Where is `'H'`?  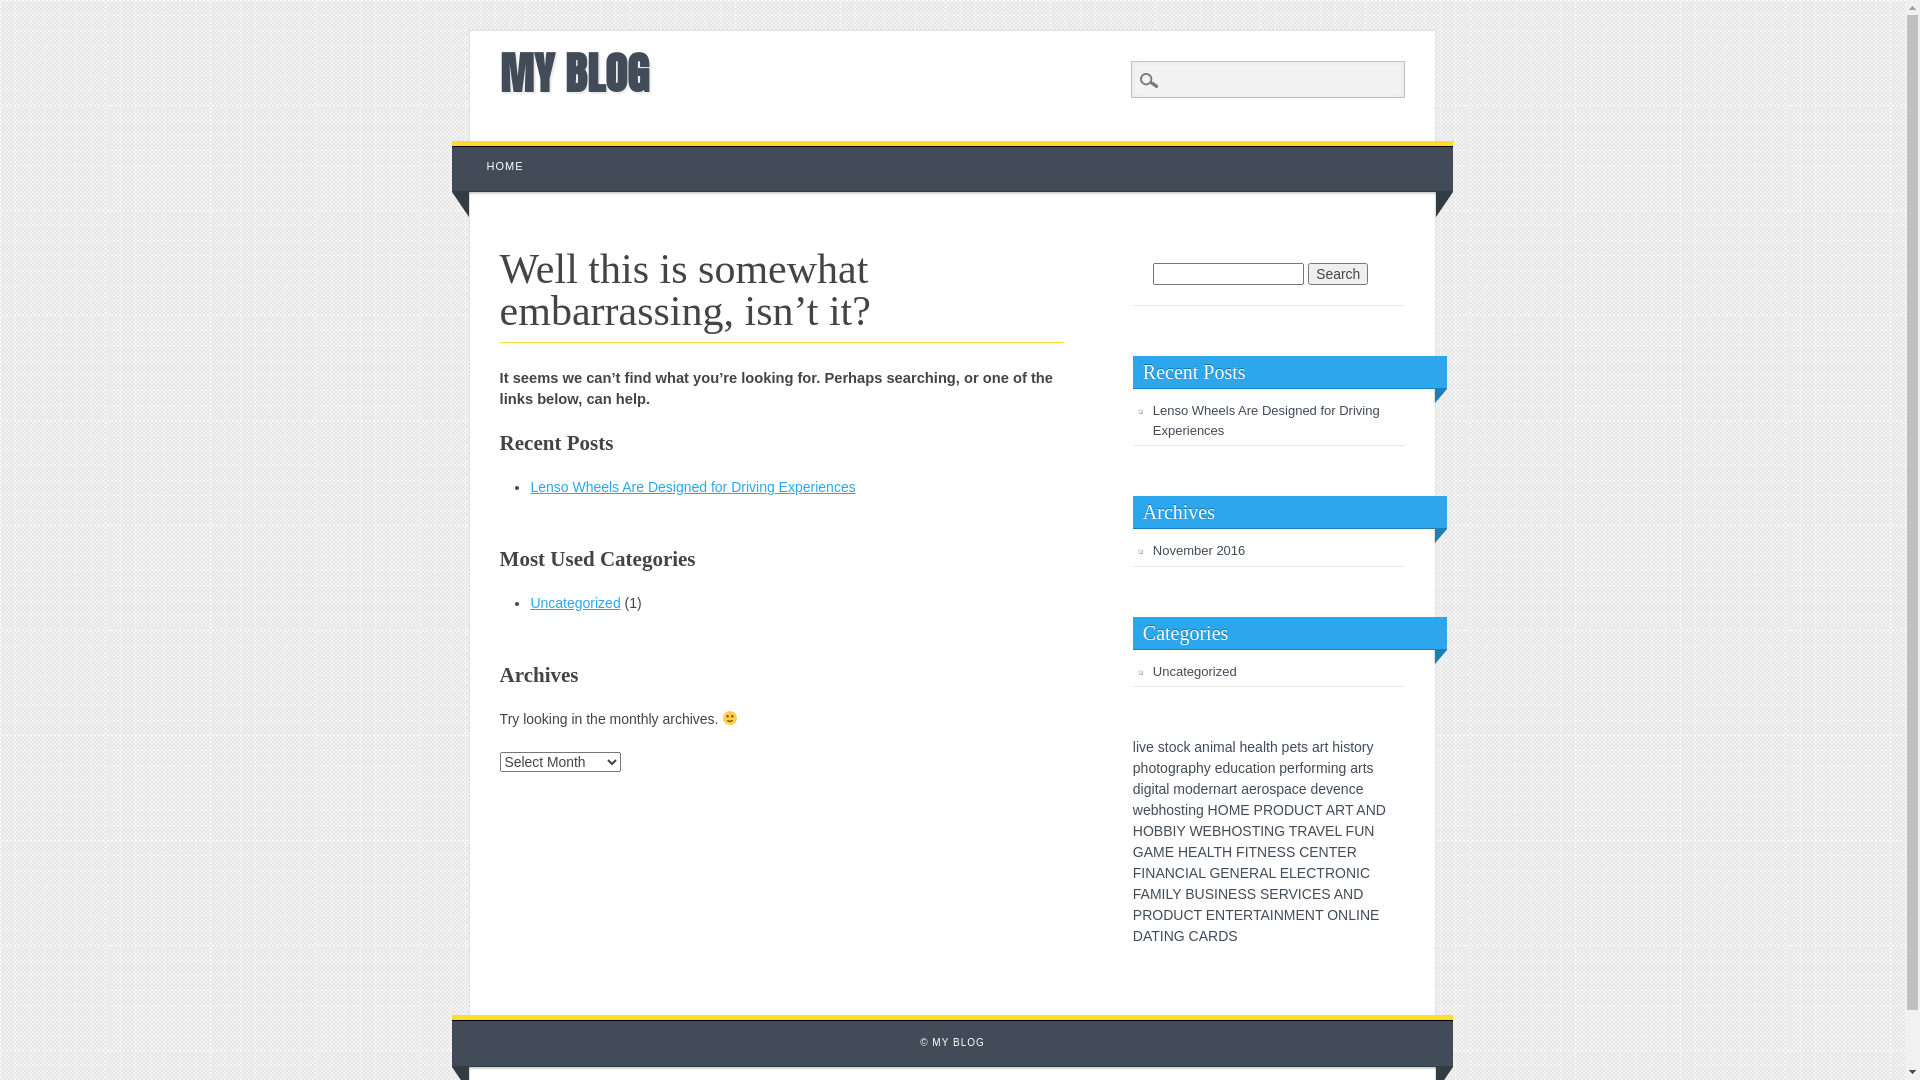 'H' is located at coordinates (1224, 830).